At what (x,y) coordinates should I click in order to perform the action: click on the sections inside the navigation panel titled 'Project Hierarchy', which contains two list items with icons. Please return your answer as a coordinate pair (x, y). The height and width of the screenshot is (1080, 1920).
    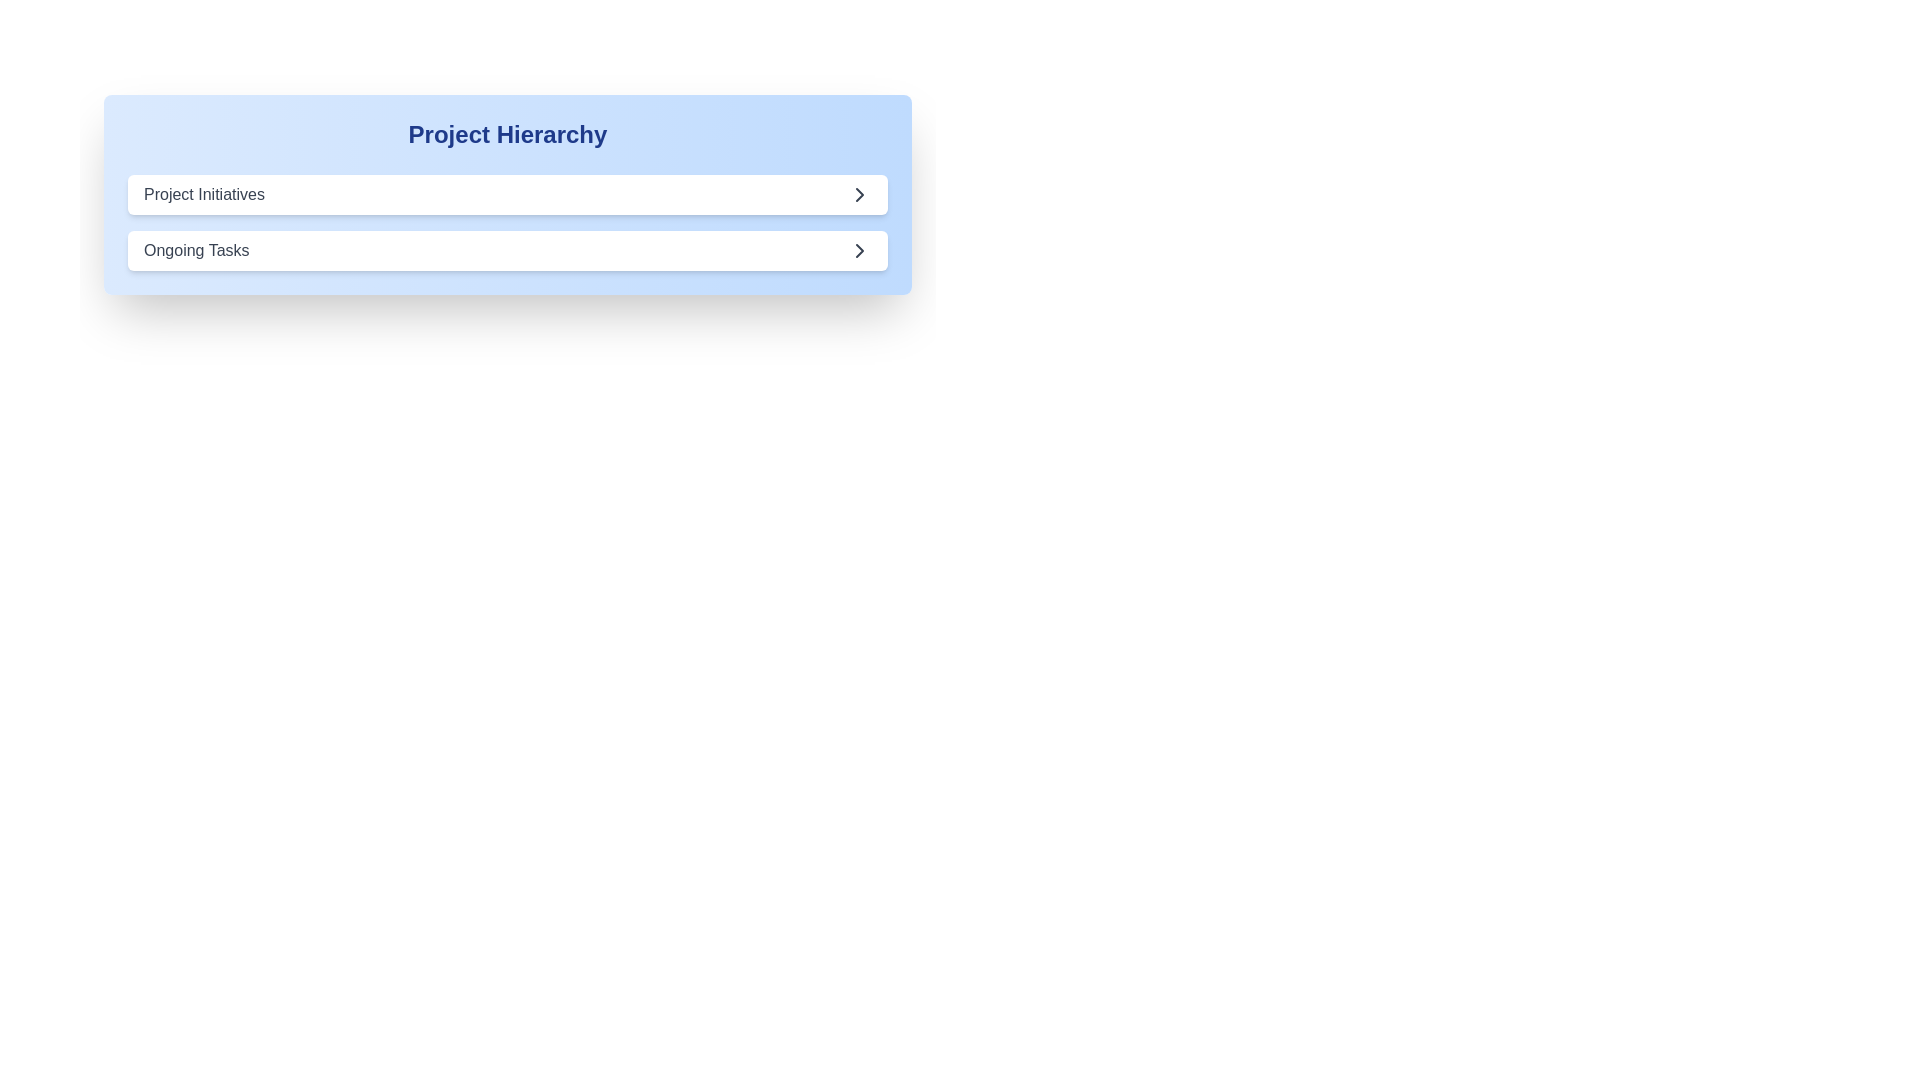
    Looking at the image, I should click on (508, 223).